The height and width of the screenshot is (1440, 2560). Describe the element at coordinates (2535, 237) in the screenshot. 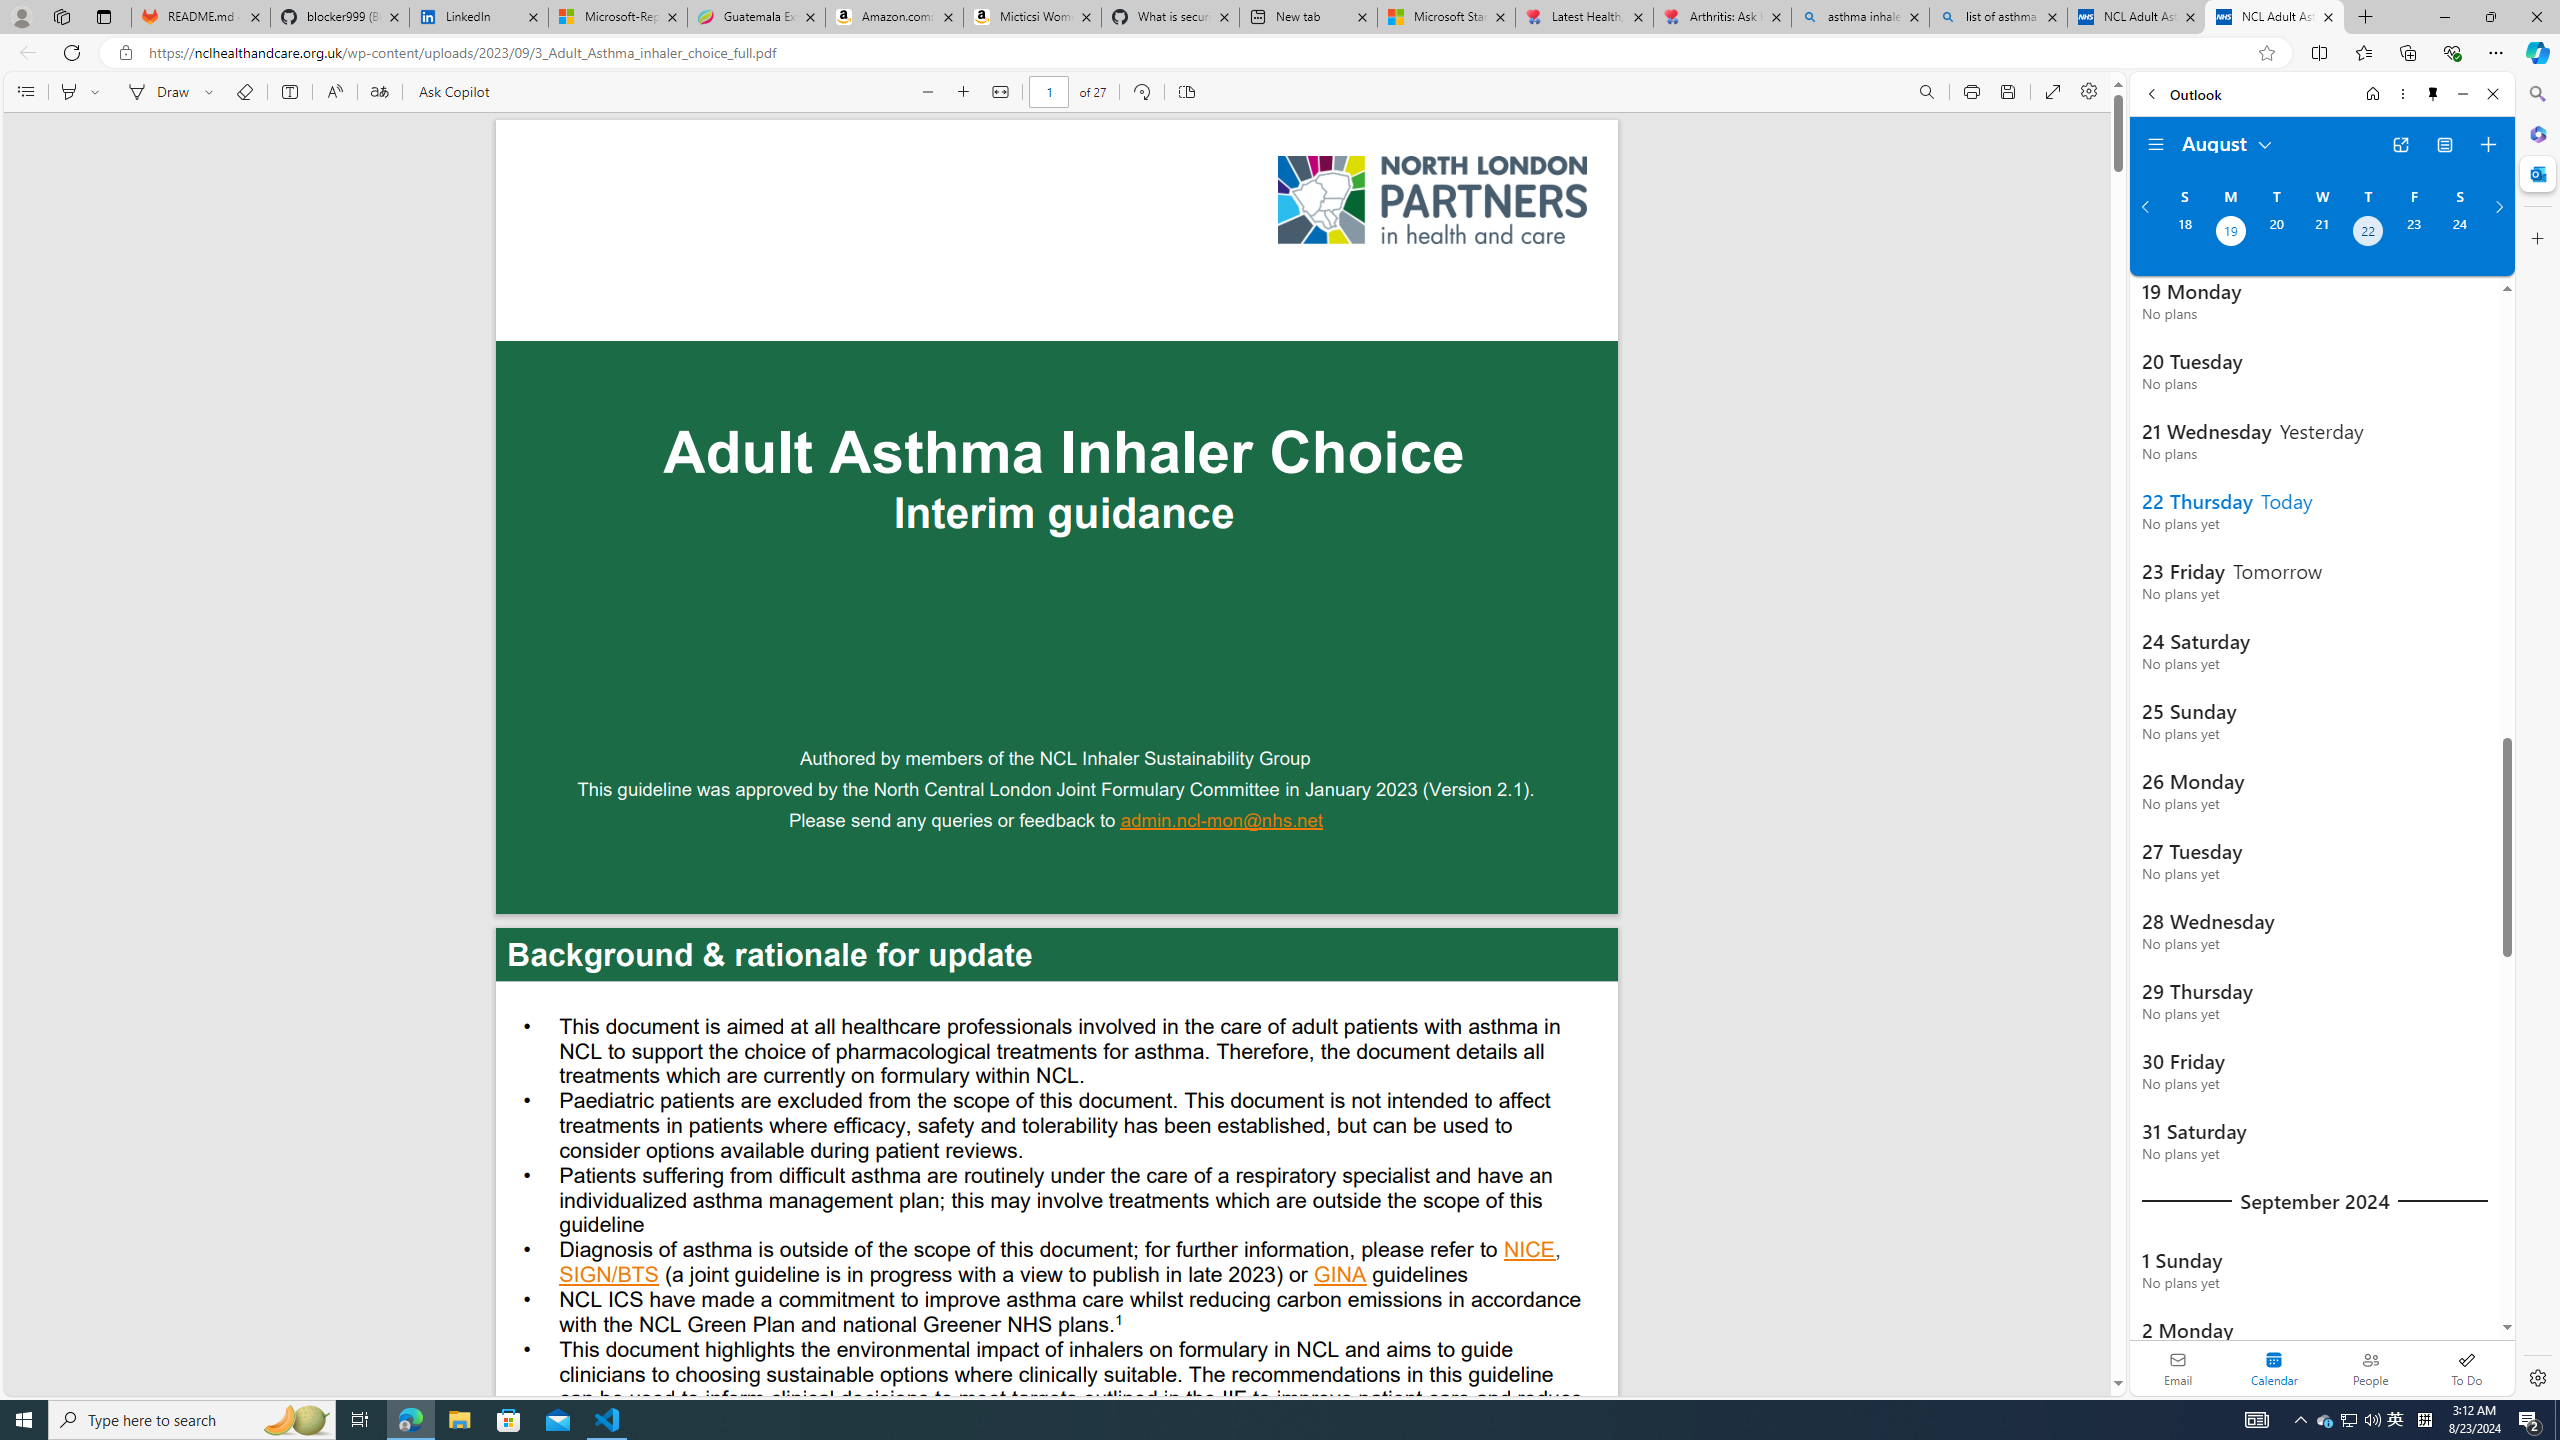

I see `'Customize'` at that location.